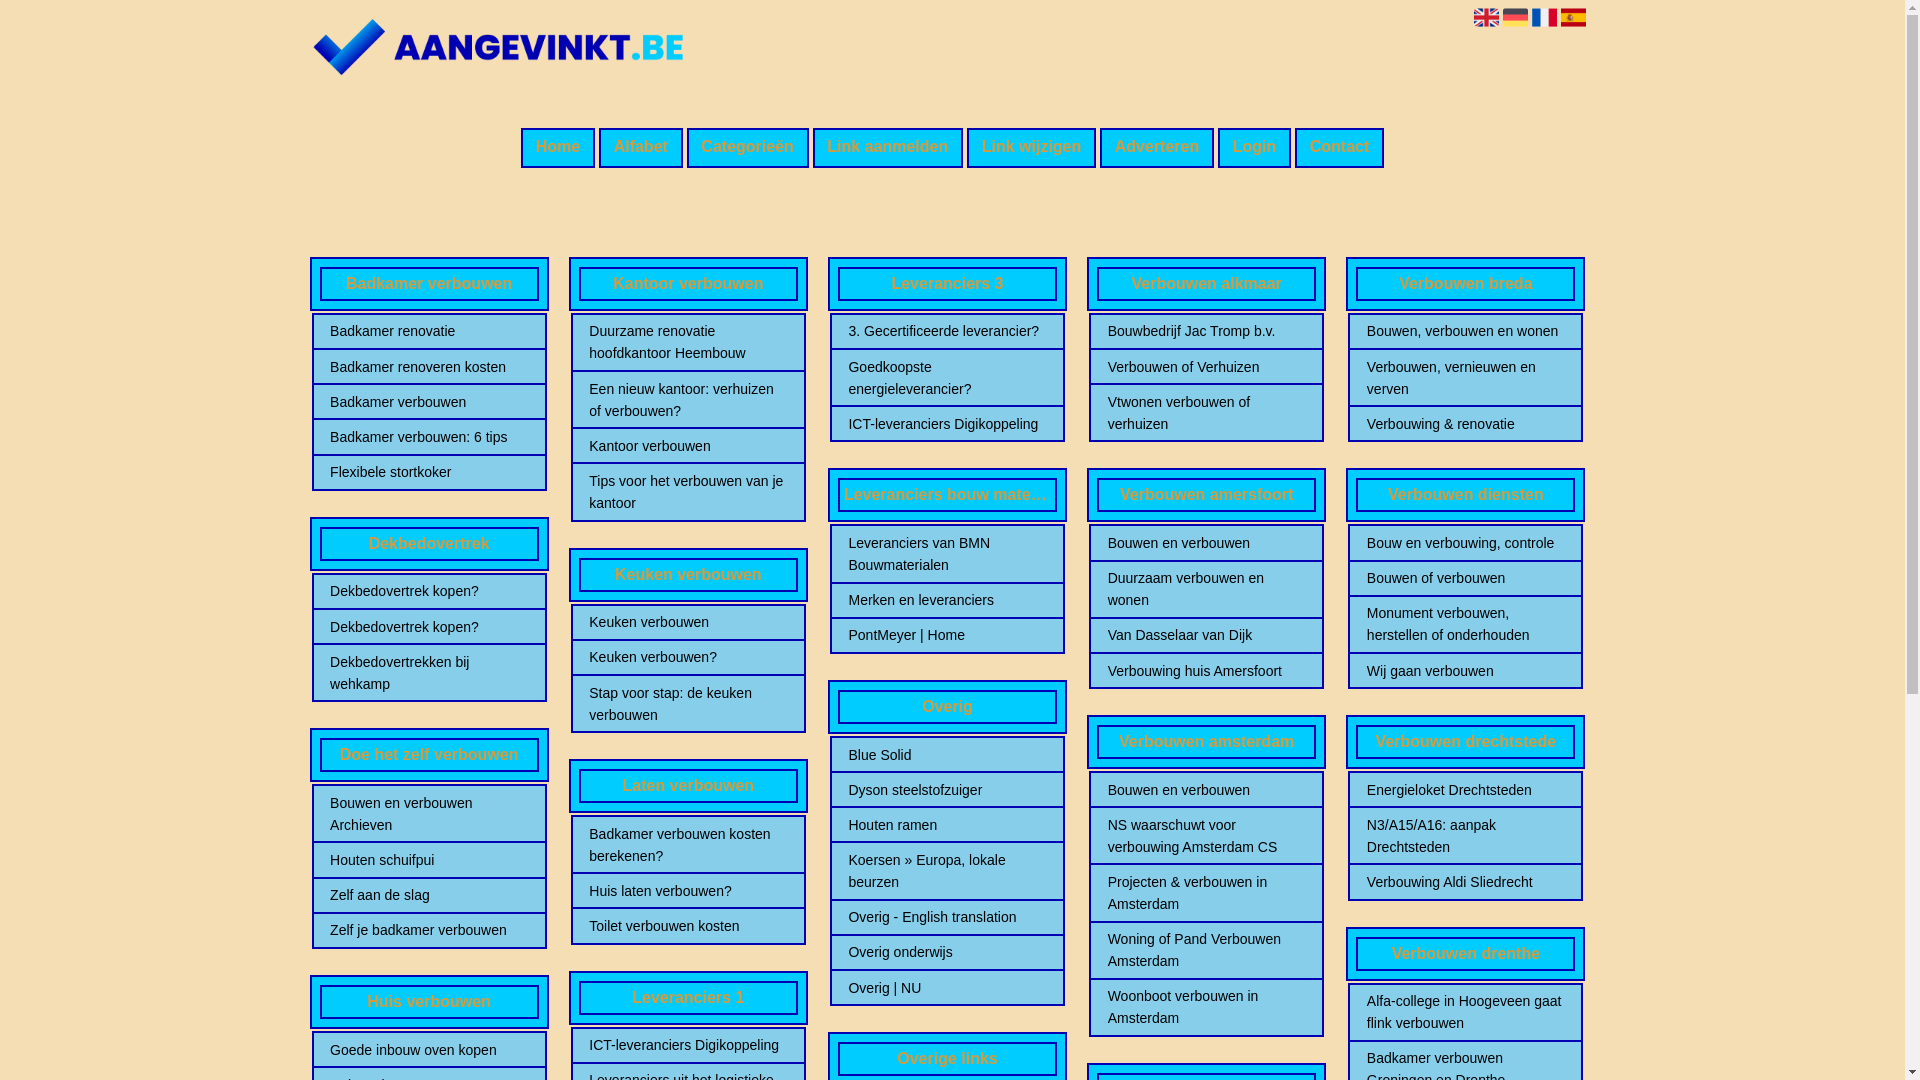 The width and height of the screenshot is (1920, 1080). Describe the element at coordinates (1465, 543) in the screenshot. I see `'Bouw en verbouwing, controle'` at that location.